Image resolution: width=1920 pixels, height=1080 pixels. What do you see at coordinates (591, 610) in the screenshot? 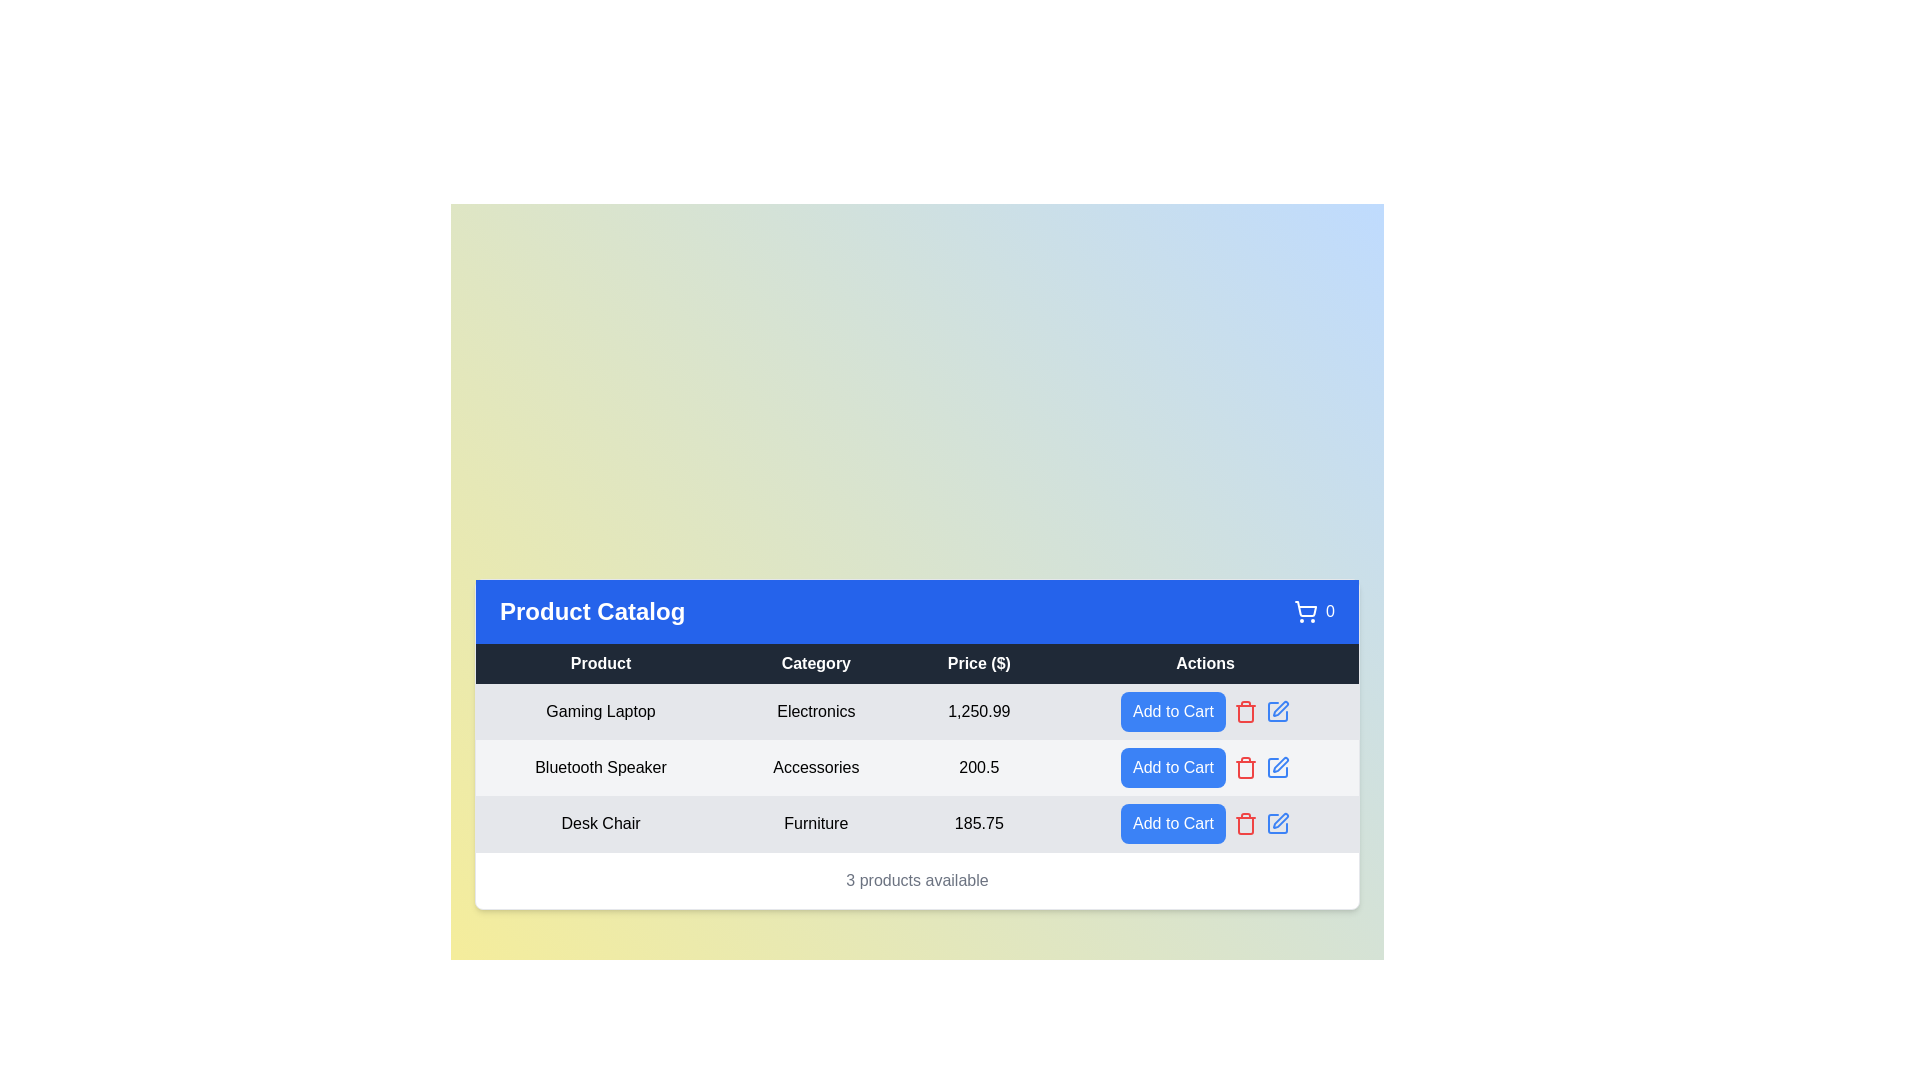
I see `the Text Label that serves as a title or heading for the page section, located on the left side of the navigation bar at the top of the content section` at bounding box center [591, 610].